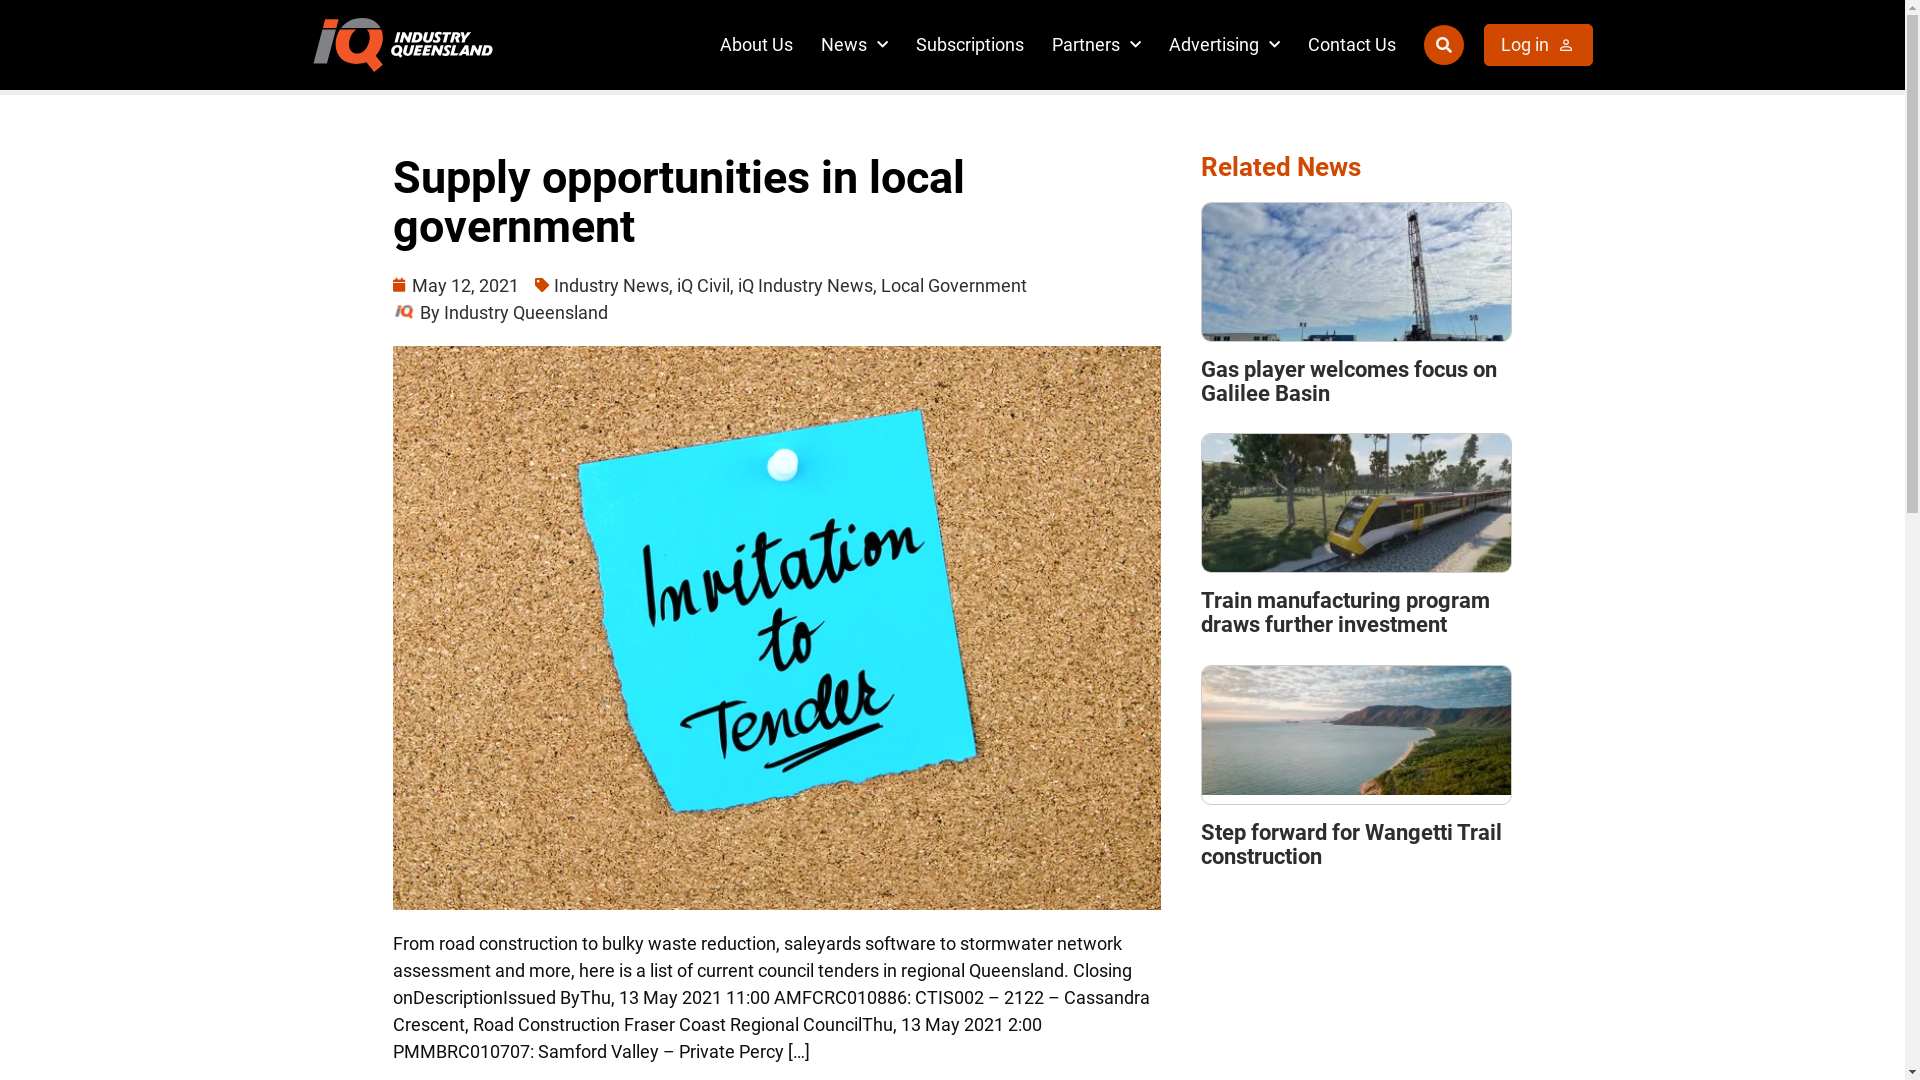 Image resolution: width=1920 pixels, height=1080 pixels. Describe the element at coordinates (702, 285) in the screenshot. I see `'iQ Civil'` at that location.